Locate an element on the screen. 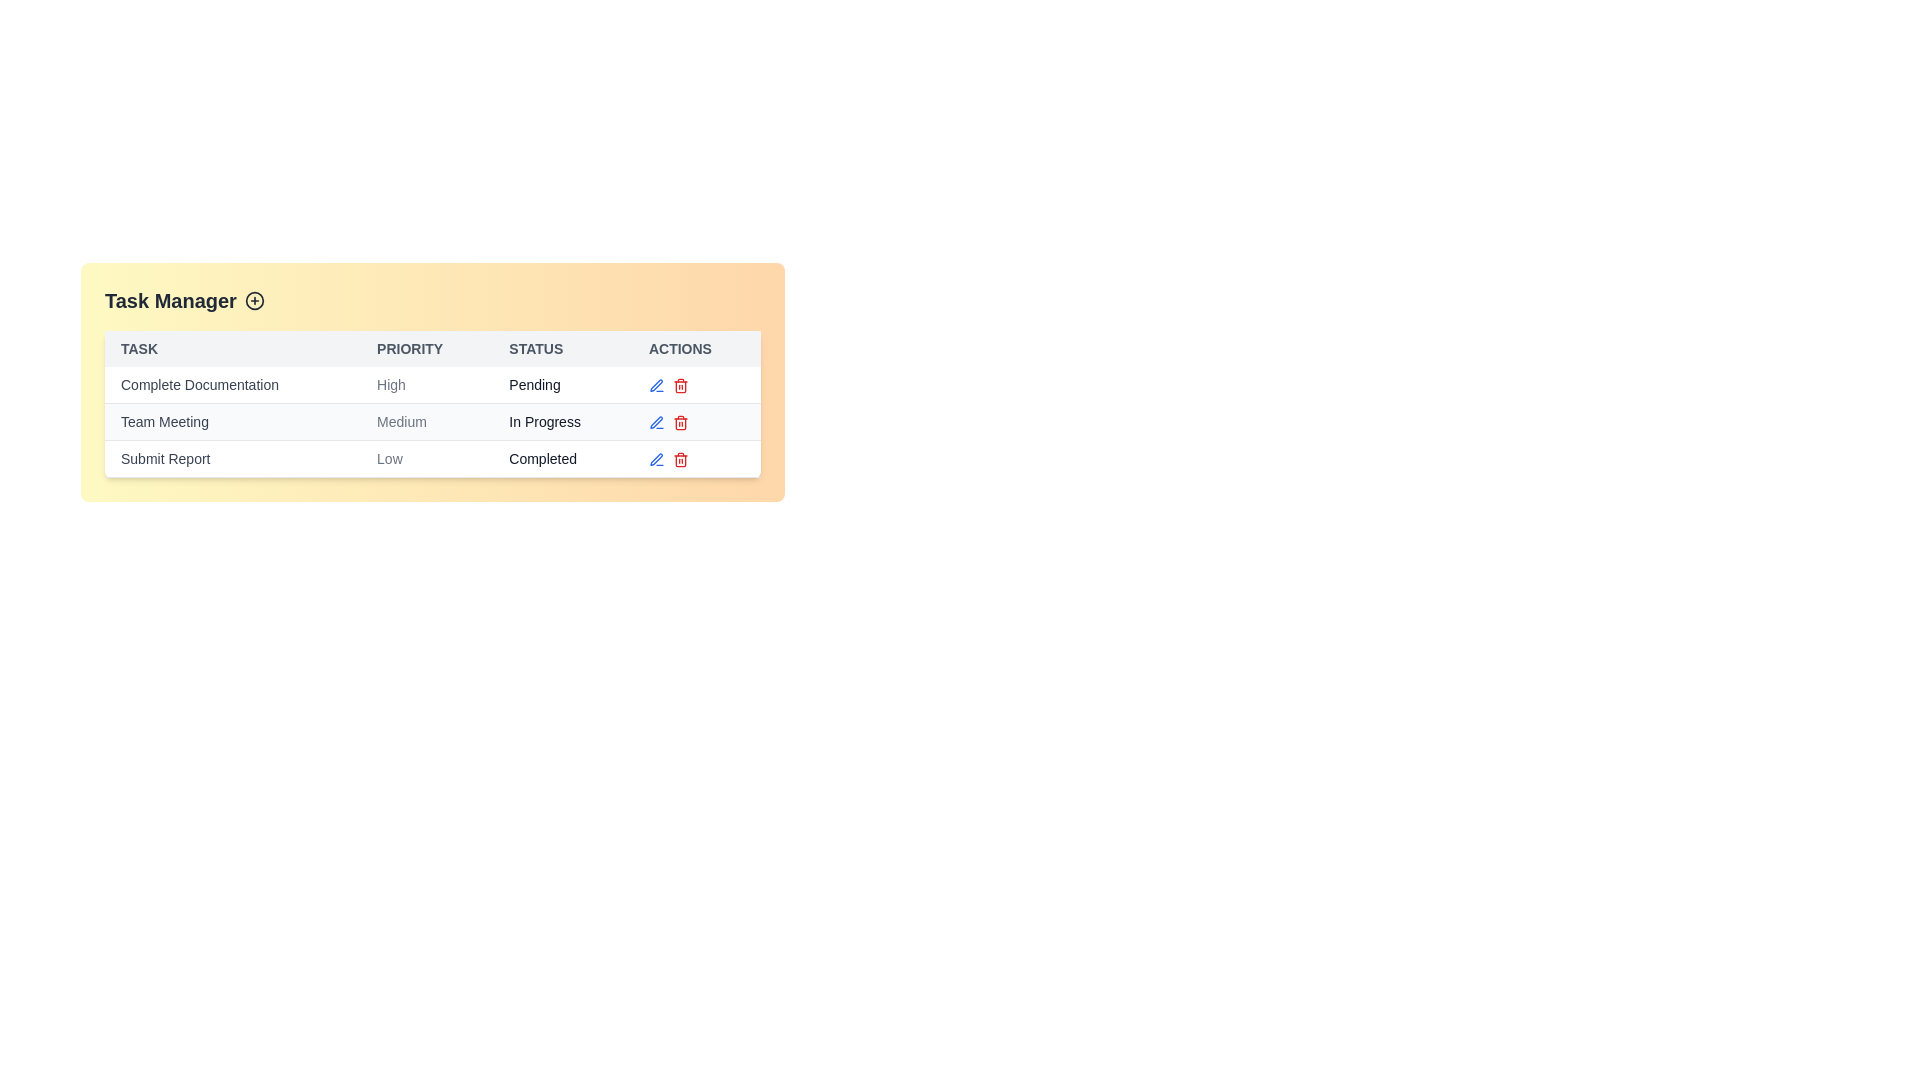 This screenshot has height=1080, width=1920. the 'plus' icon to add a new task is located at coordinates (253, 300).